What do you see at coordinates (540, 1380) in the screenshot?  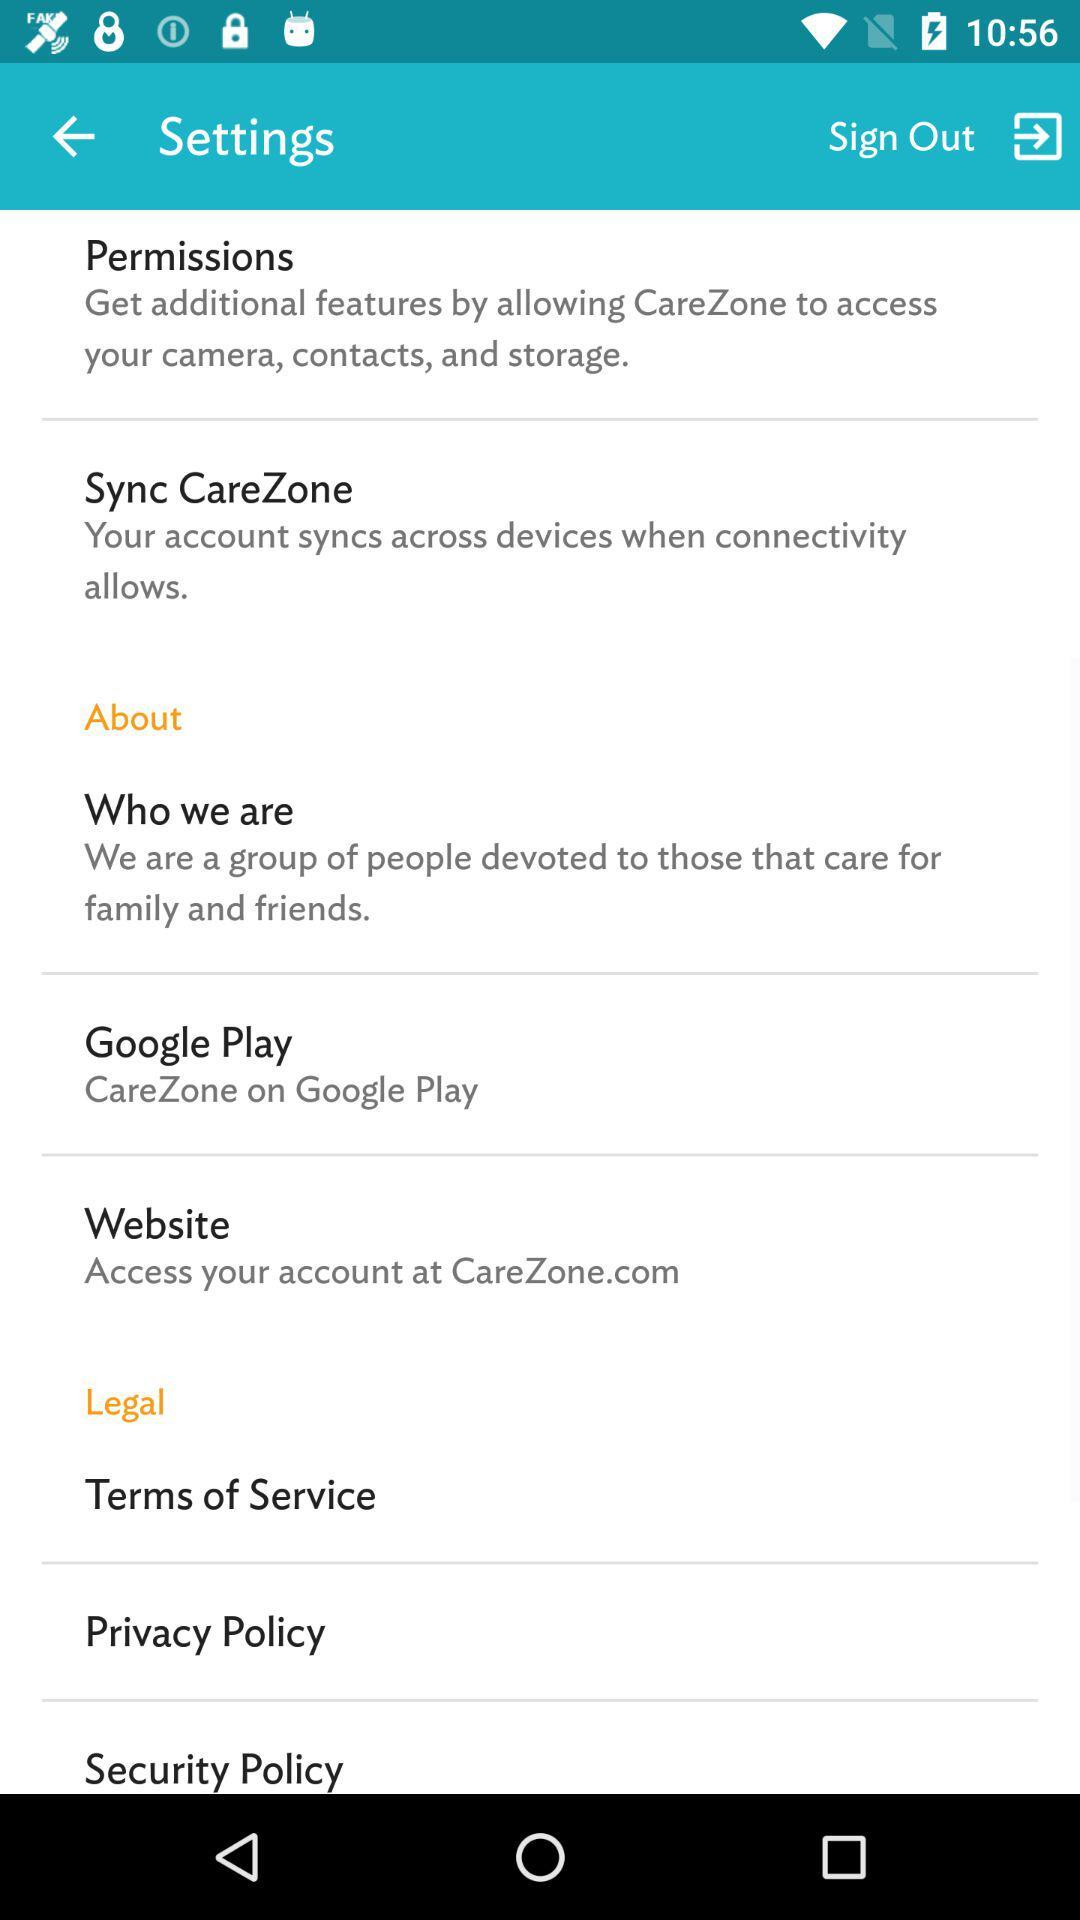 I see `the legal` at bounding box center [540, 1380].